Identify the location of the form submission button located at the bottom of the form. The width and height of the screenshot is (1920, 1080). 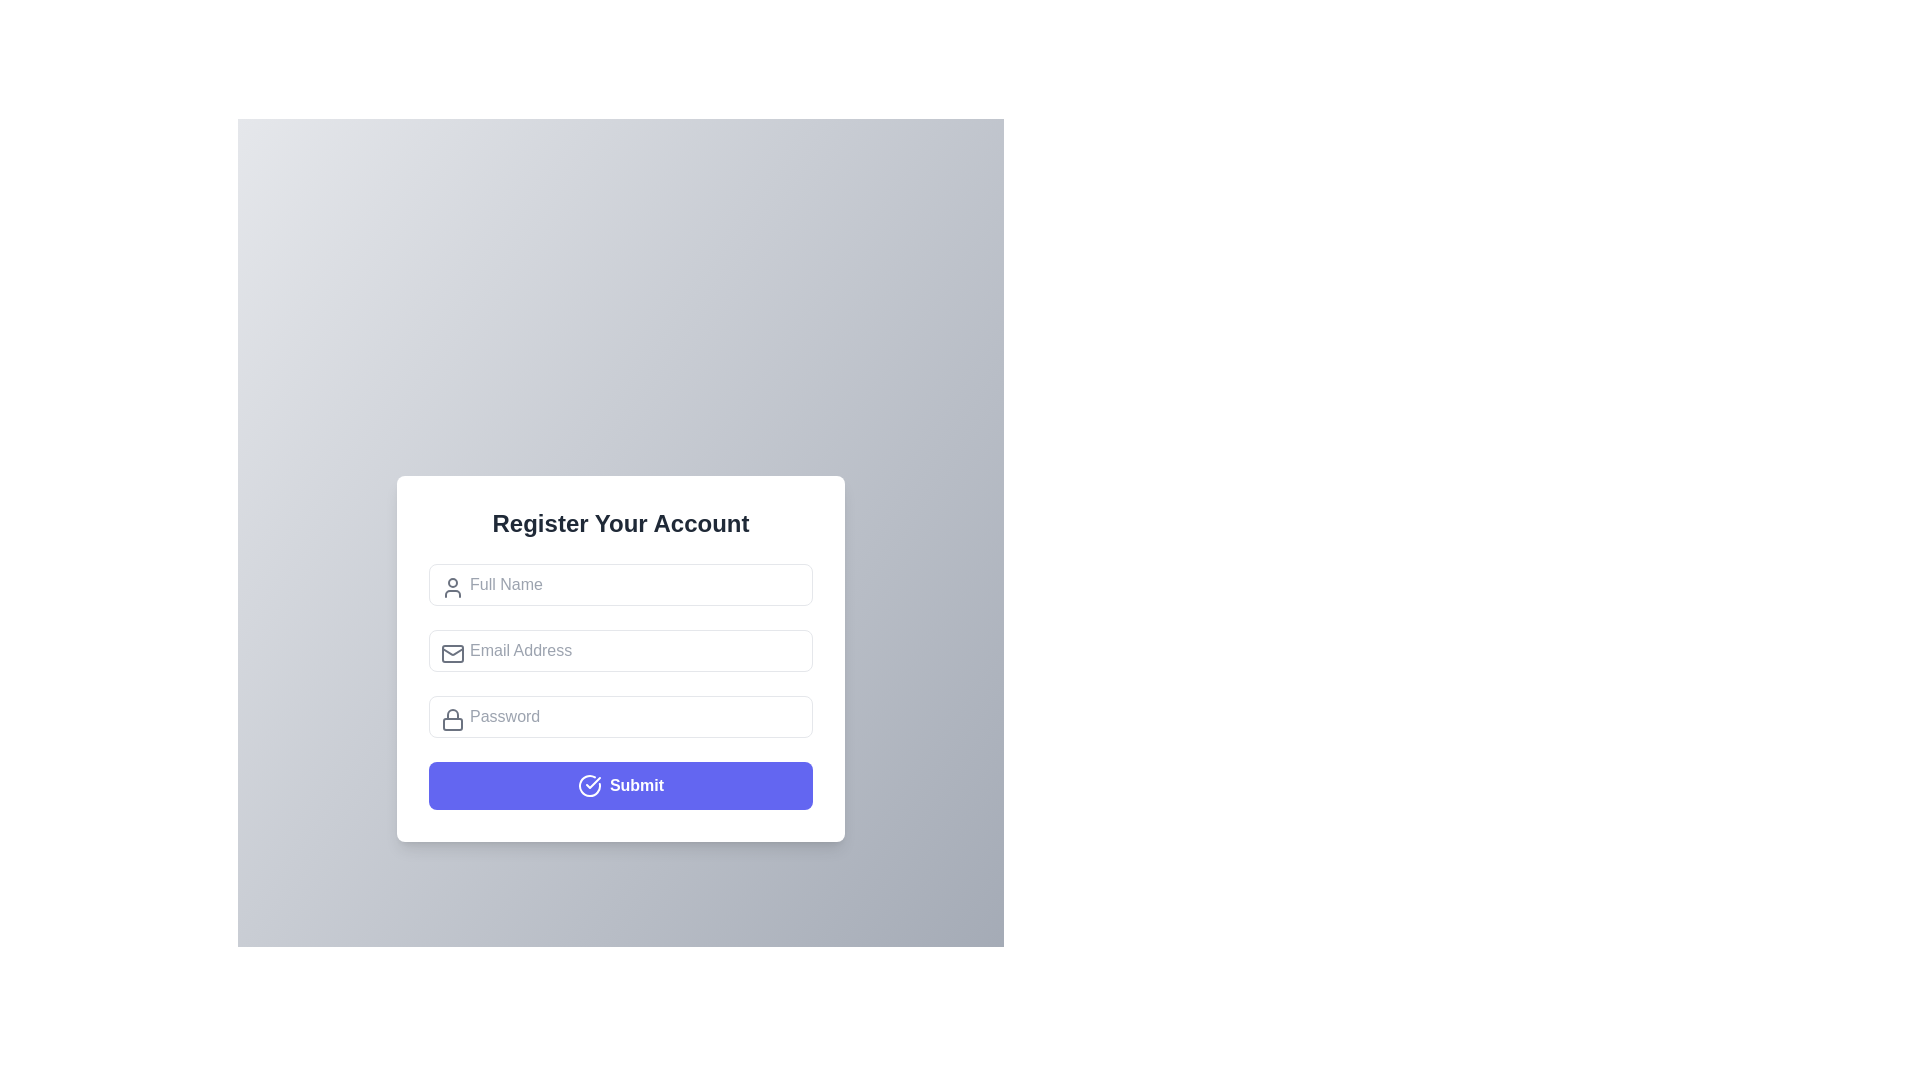
(619, 784).